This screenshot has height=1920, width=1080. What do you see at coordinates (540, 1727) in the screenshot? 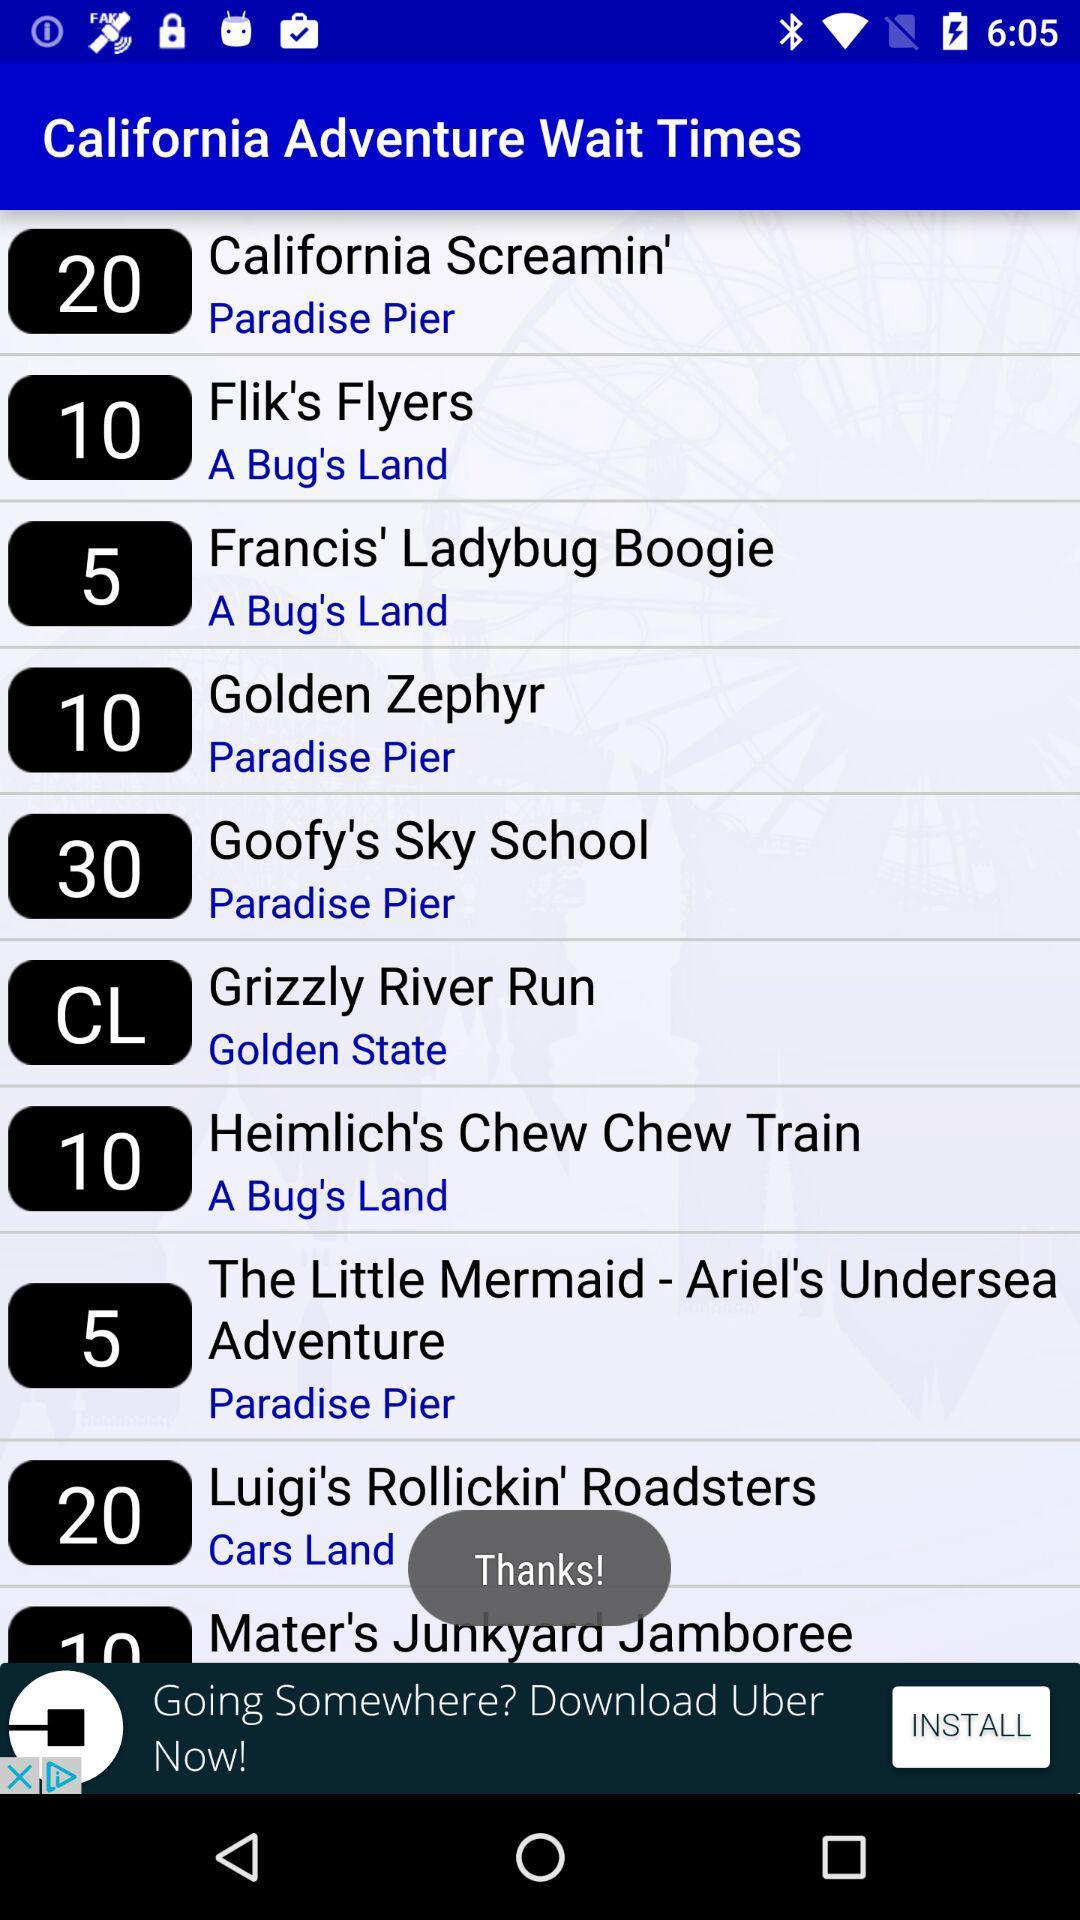
I see `the icon below the 10` at bounding box center [540, 1727].